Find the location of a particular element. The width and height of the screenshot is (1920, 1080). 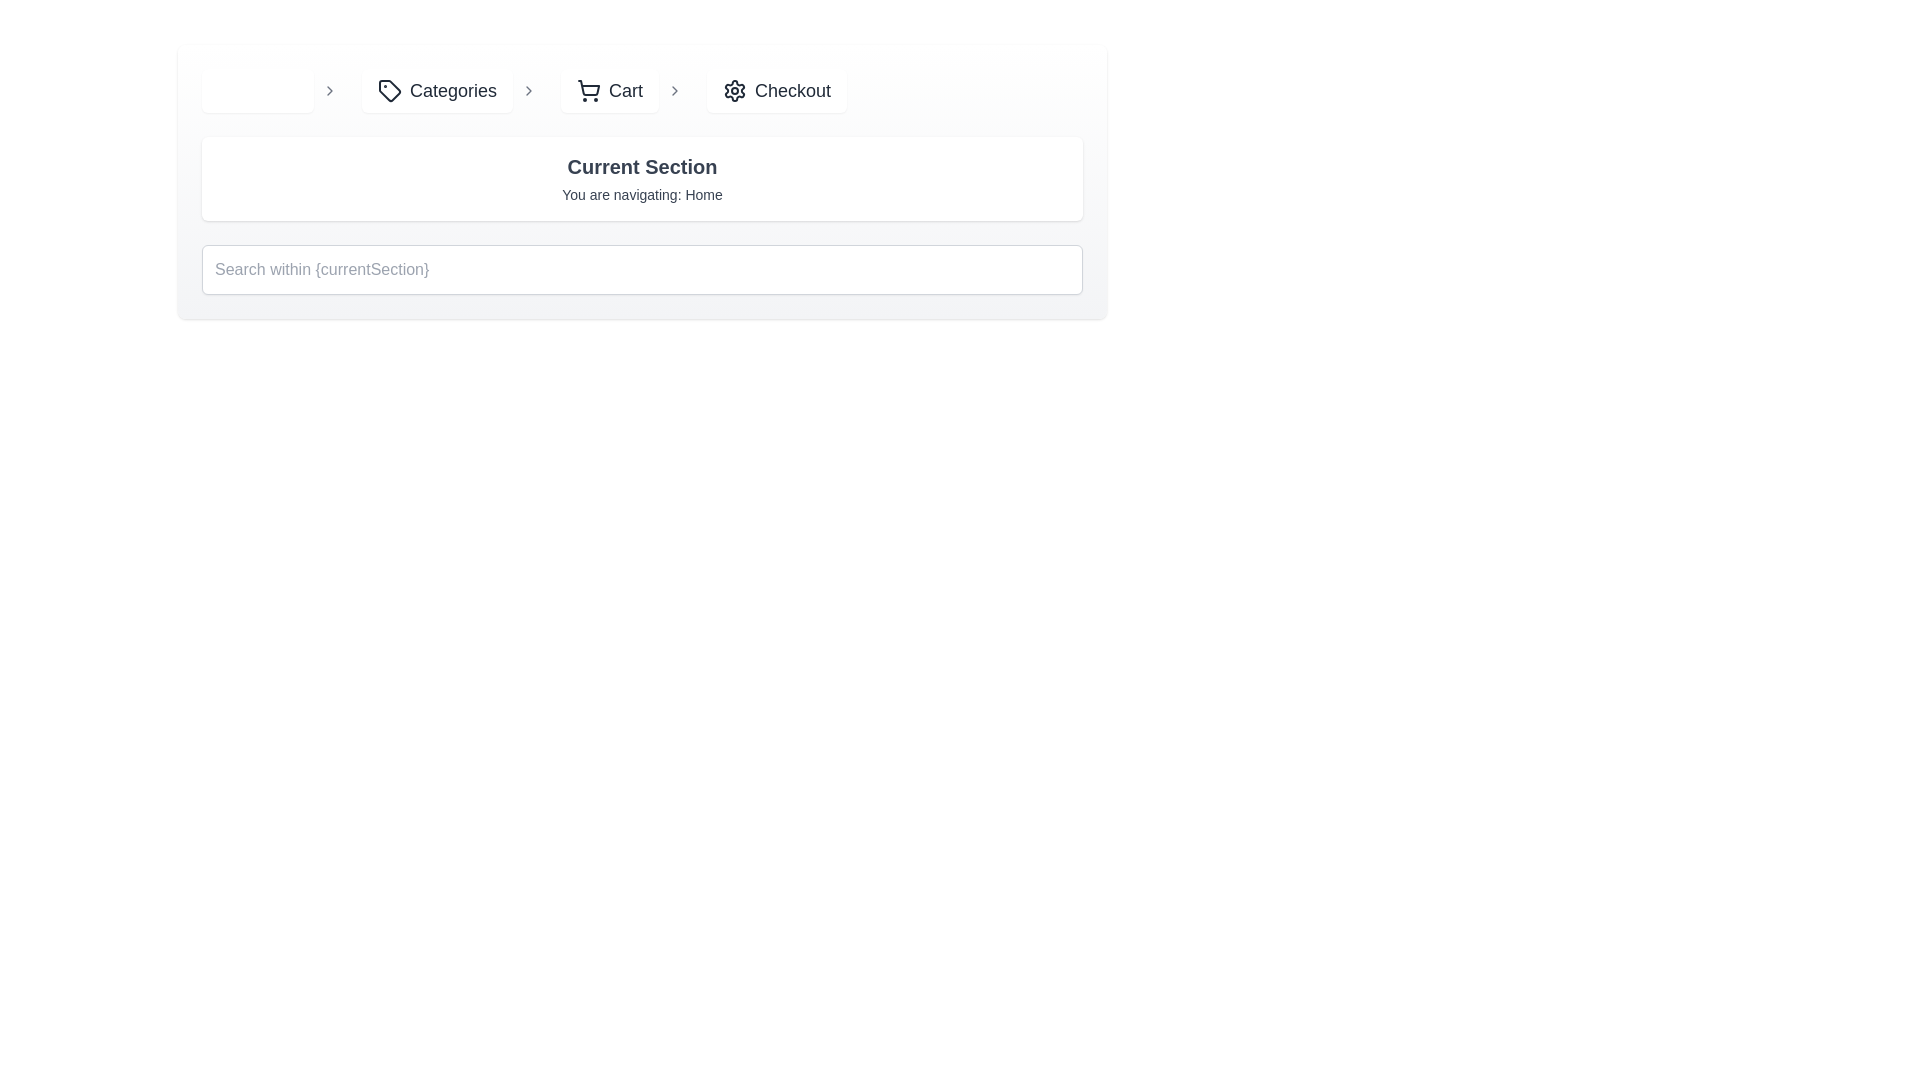

the Text Label that indicates the shopping cart functionality, which is positioned centrally above the main section and is located to the right of the shopping cart icon is located at coordinates (625, 91).